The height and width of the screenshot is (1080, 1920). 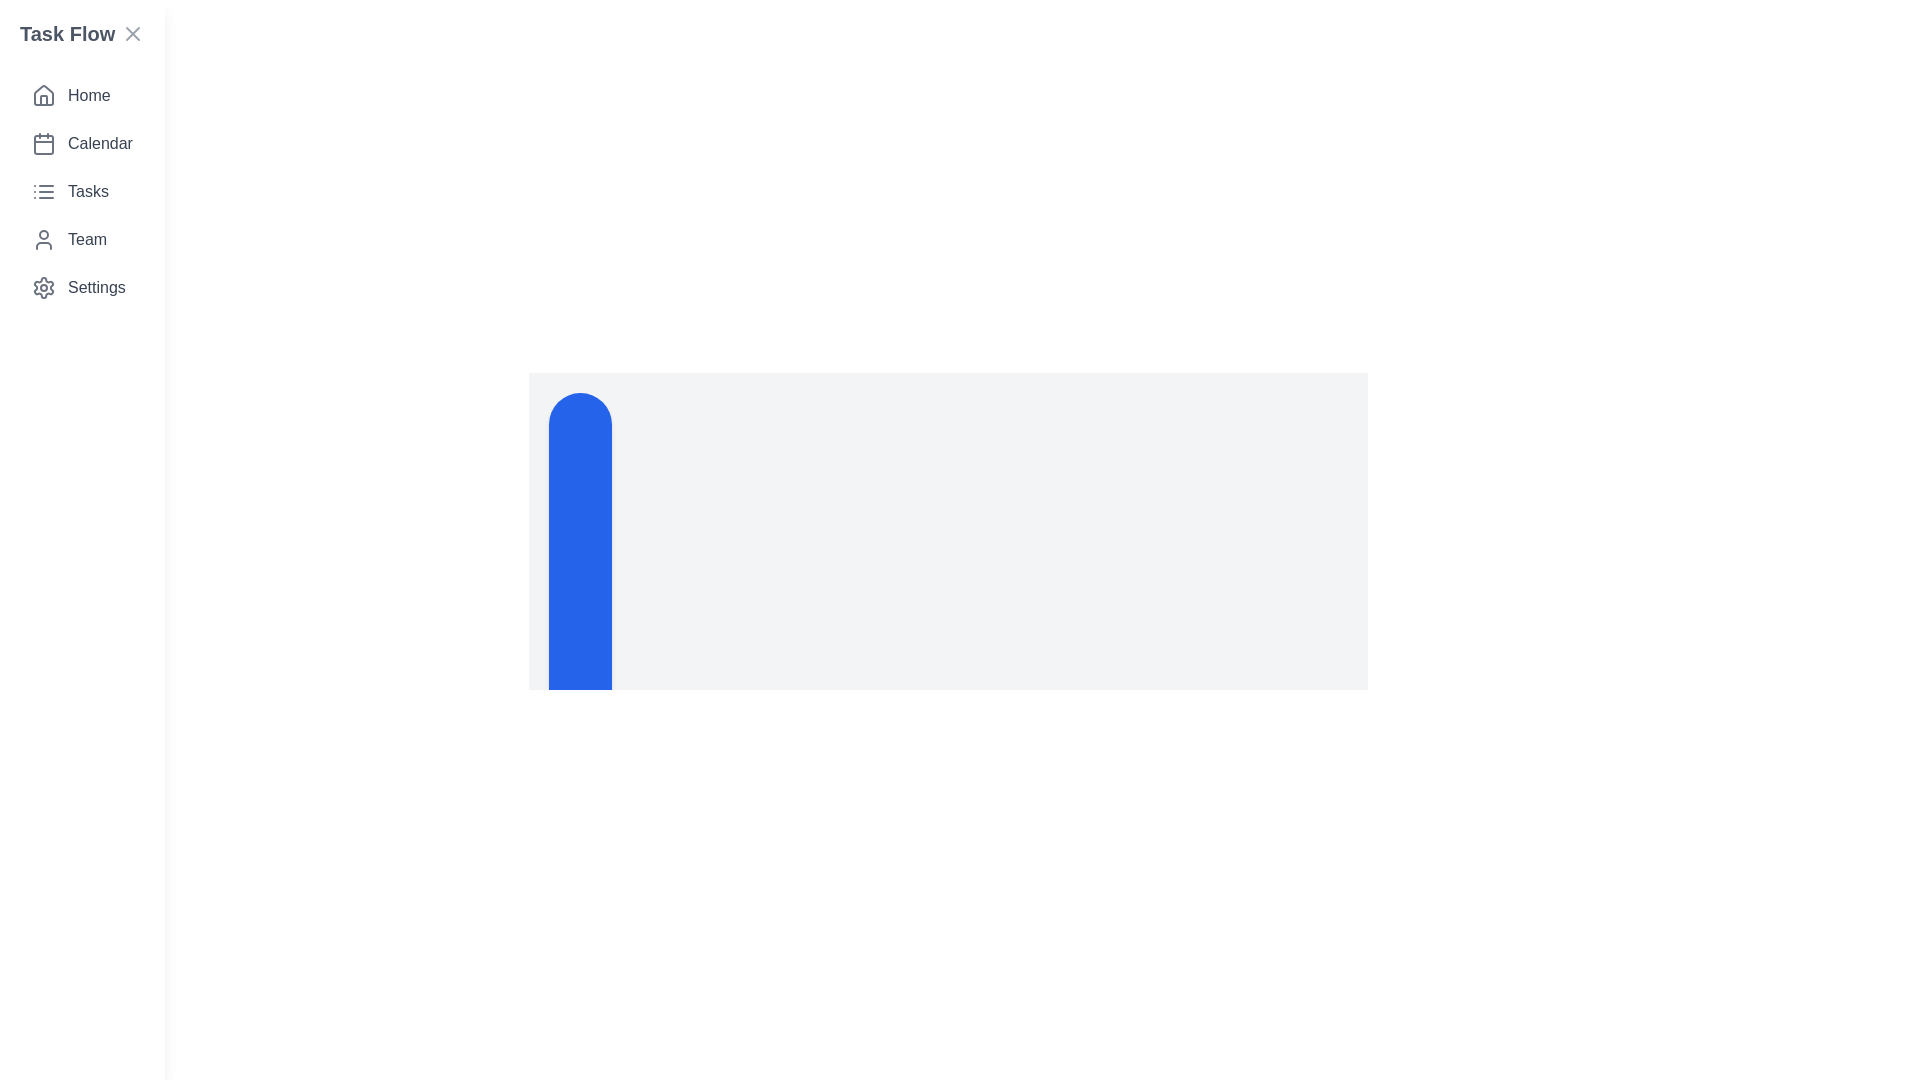 I want to click on the menu item corresponding to Calendar to navigate to that section, so click(x=80, y=142).